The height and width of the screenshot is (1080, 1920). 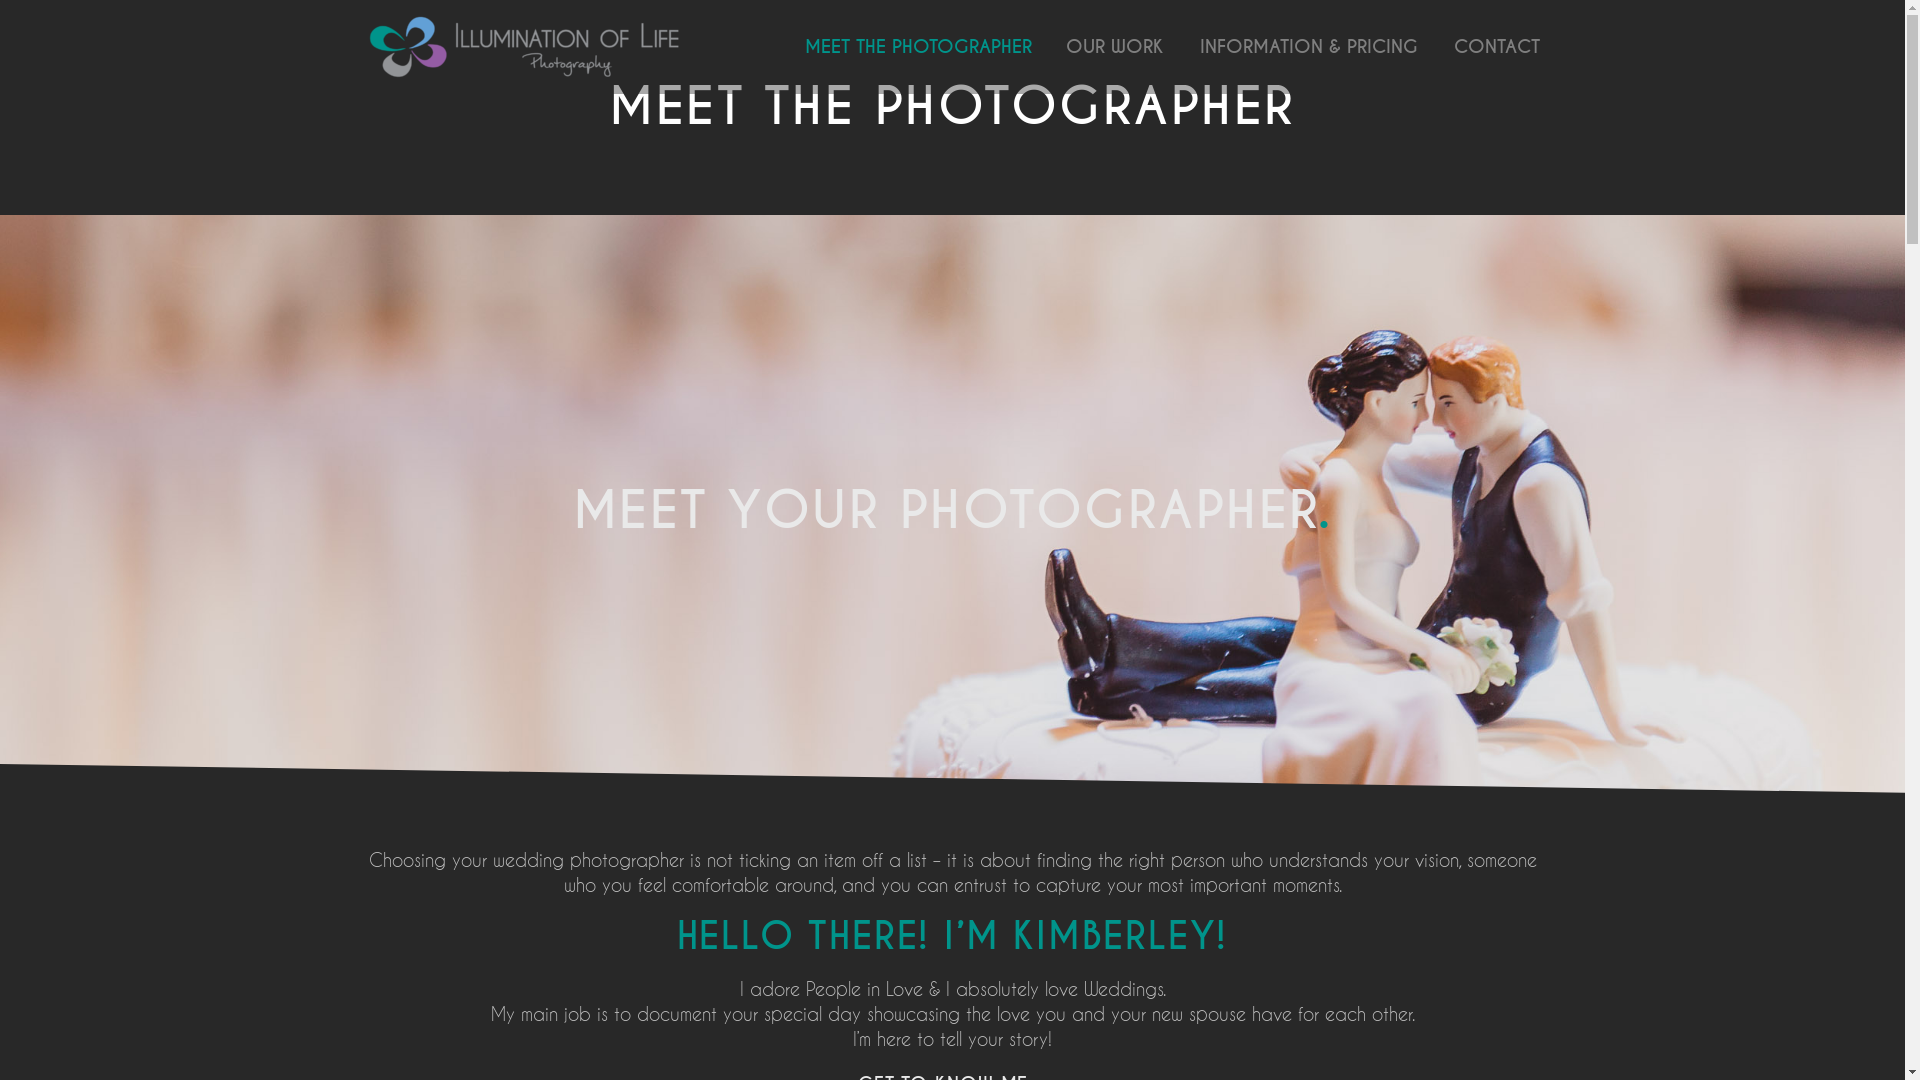 What do you see at coordinates (1496, 45) in the screenshot?
I see `'CONTACT'` at bounding box center [1496, 45].